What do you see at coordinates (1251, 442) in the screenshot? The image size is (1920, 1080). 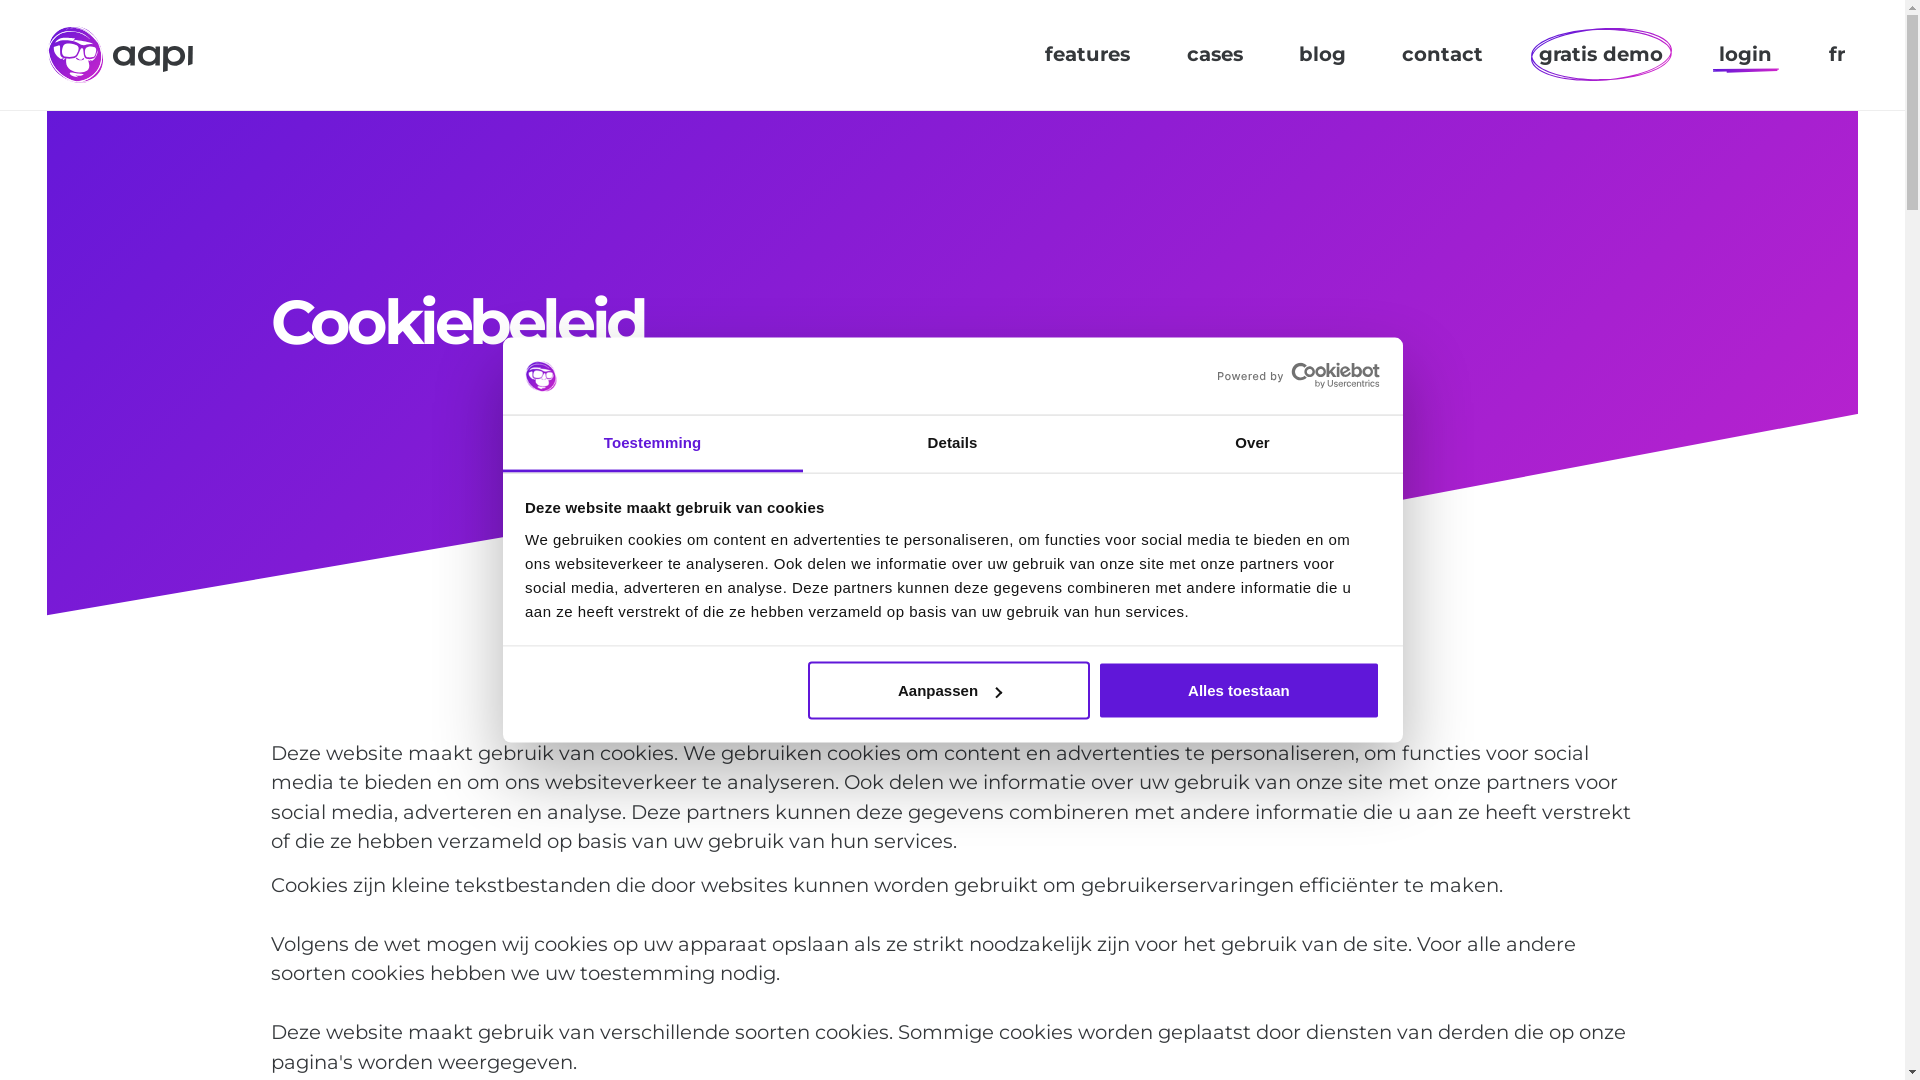 I see `'Over'` at bounding box center [1251, 442].